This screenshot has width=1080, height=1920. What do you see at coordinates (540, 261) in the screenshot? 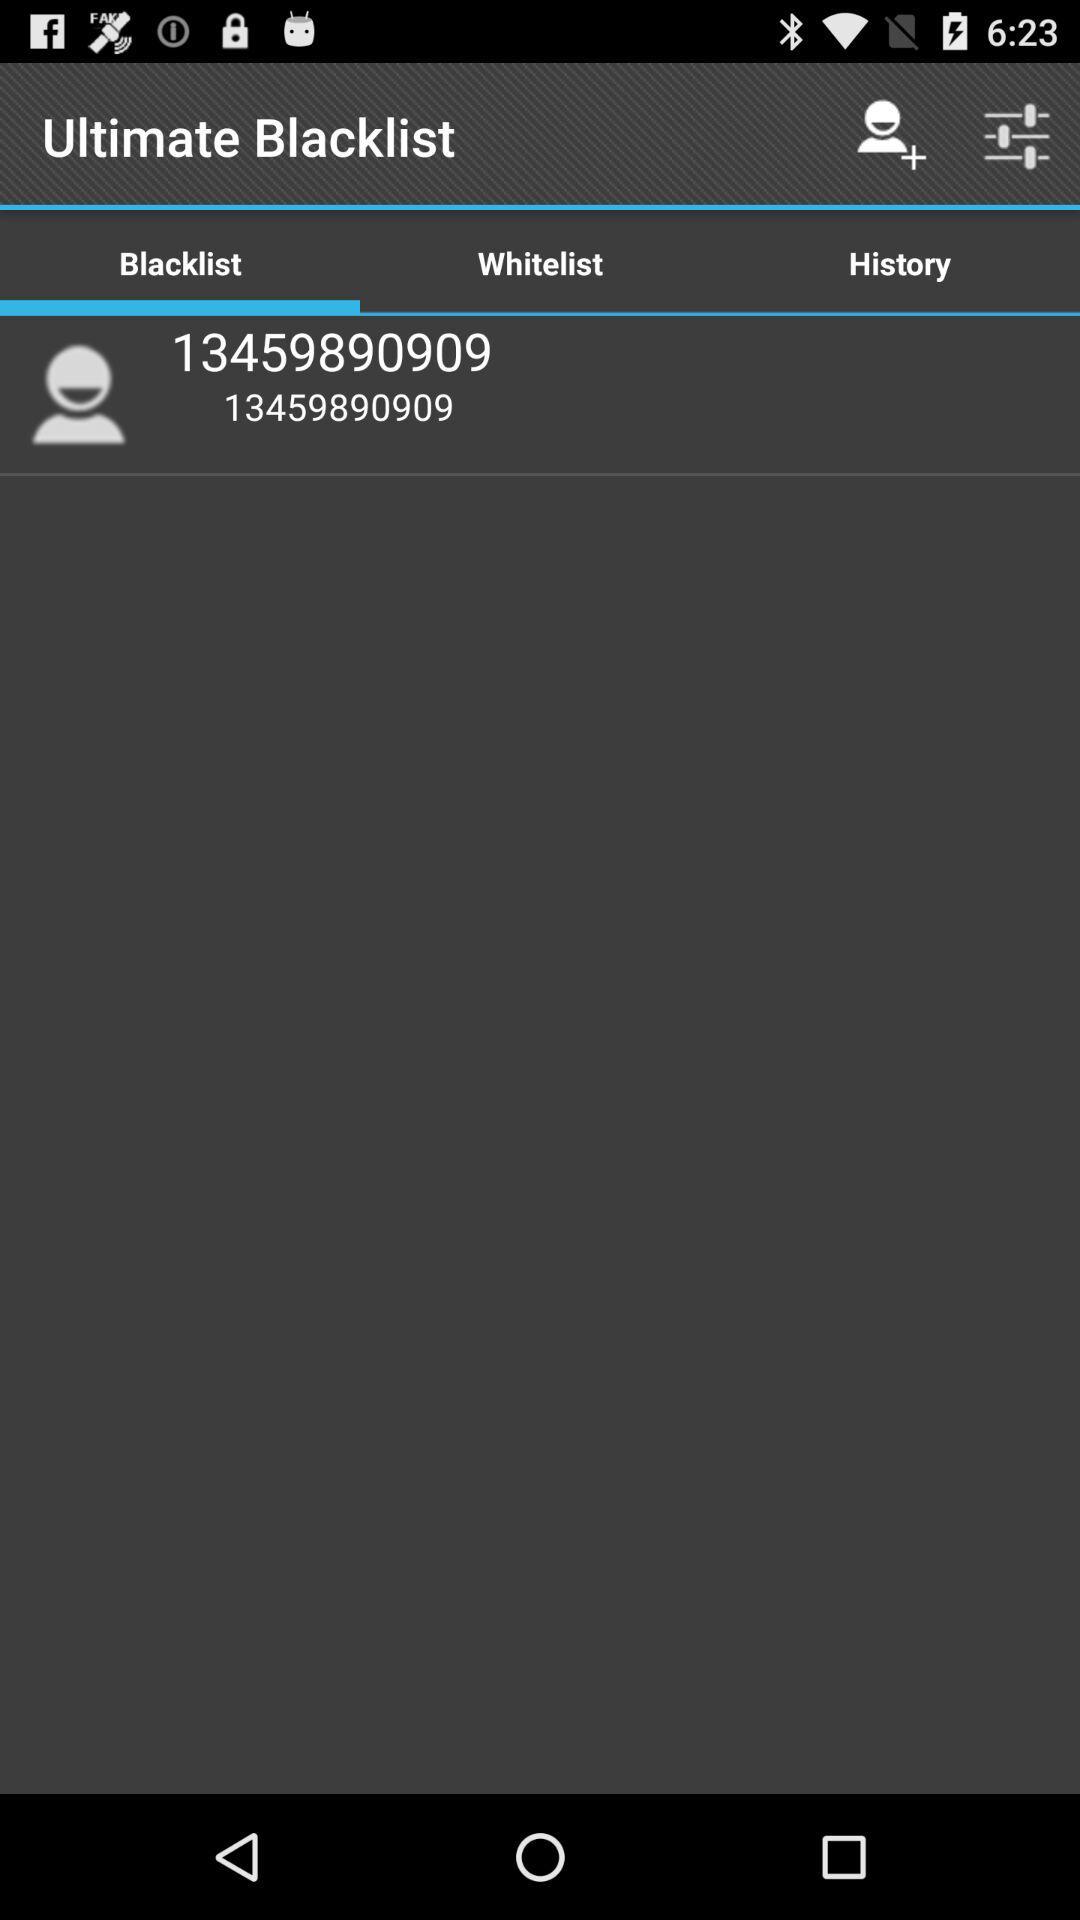
I see `item at the top` at bounding box center [540, 261].